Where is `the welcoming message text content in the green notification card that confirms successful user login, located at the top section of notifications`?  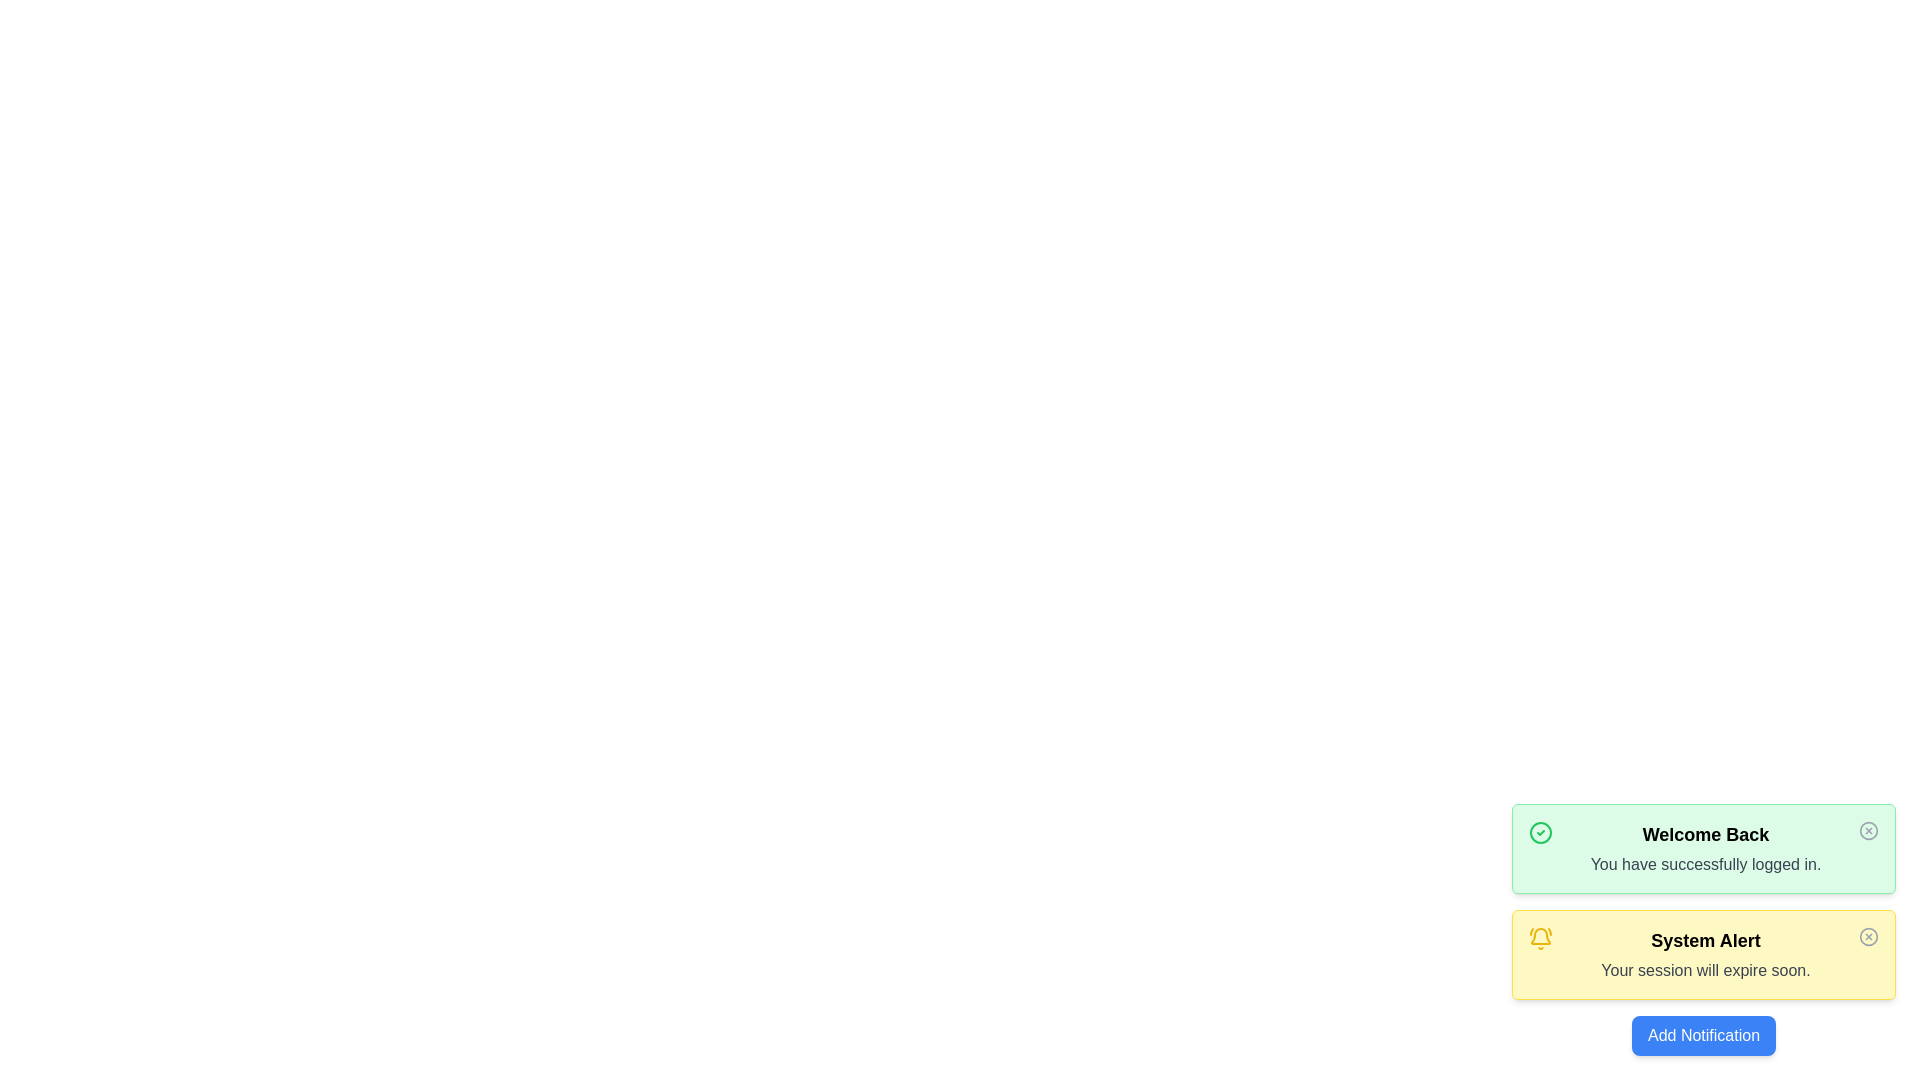
the welcoming message text content in the green notification card that confirms successful user login, located at the top section of notifications is located at coordinates (1704, 848).